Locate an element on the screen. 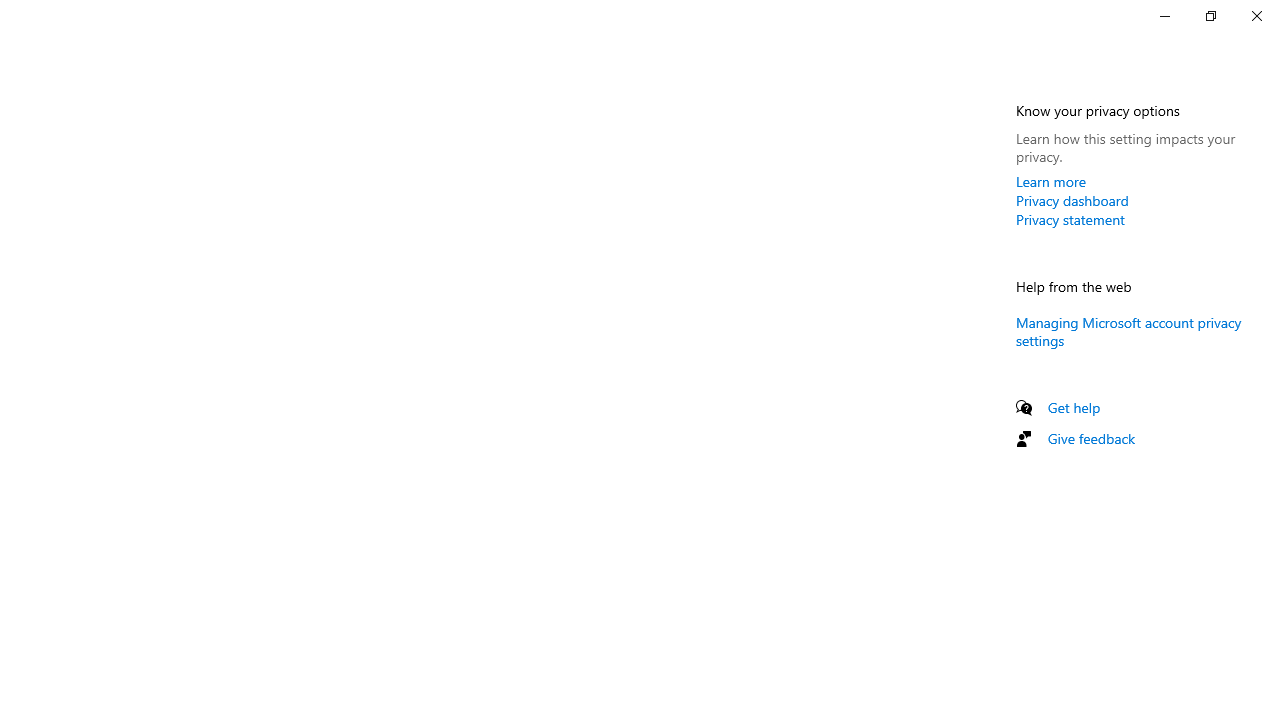 Image resolution: width=1280 pixels, height=720 pixels. 'Give feedback' is located at coordinates (1090, 437).